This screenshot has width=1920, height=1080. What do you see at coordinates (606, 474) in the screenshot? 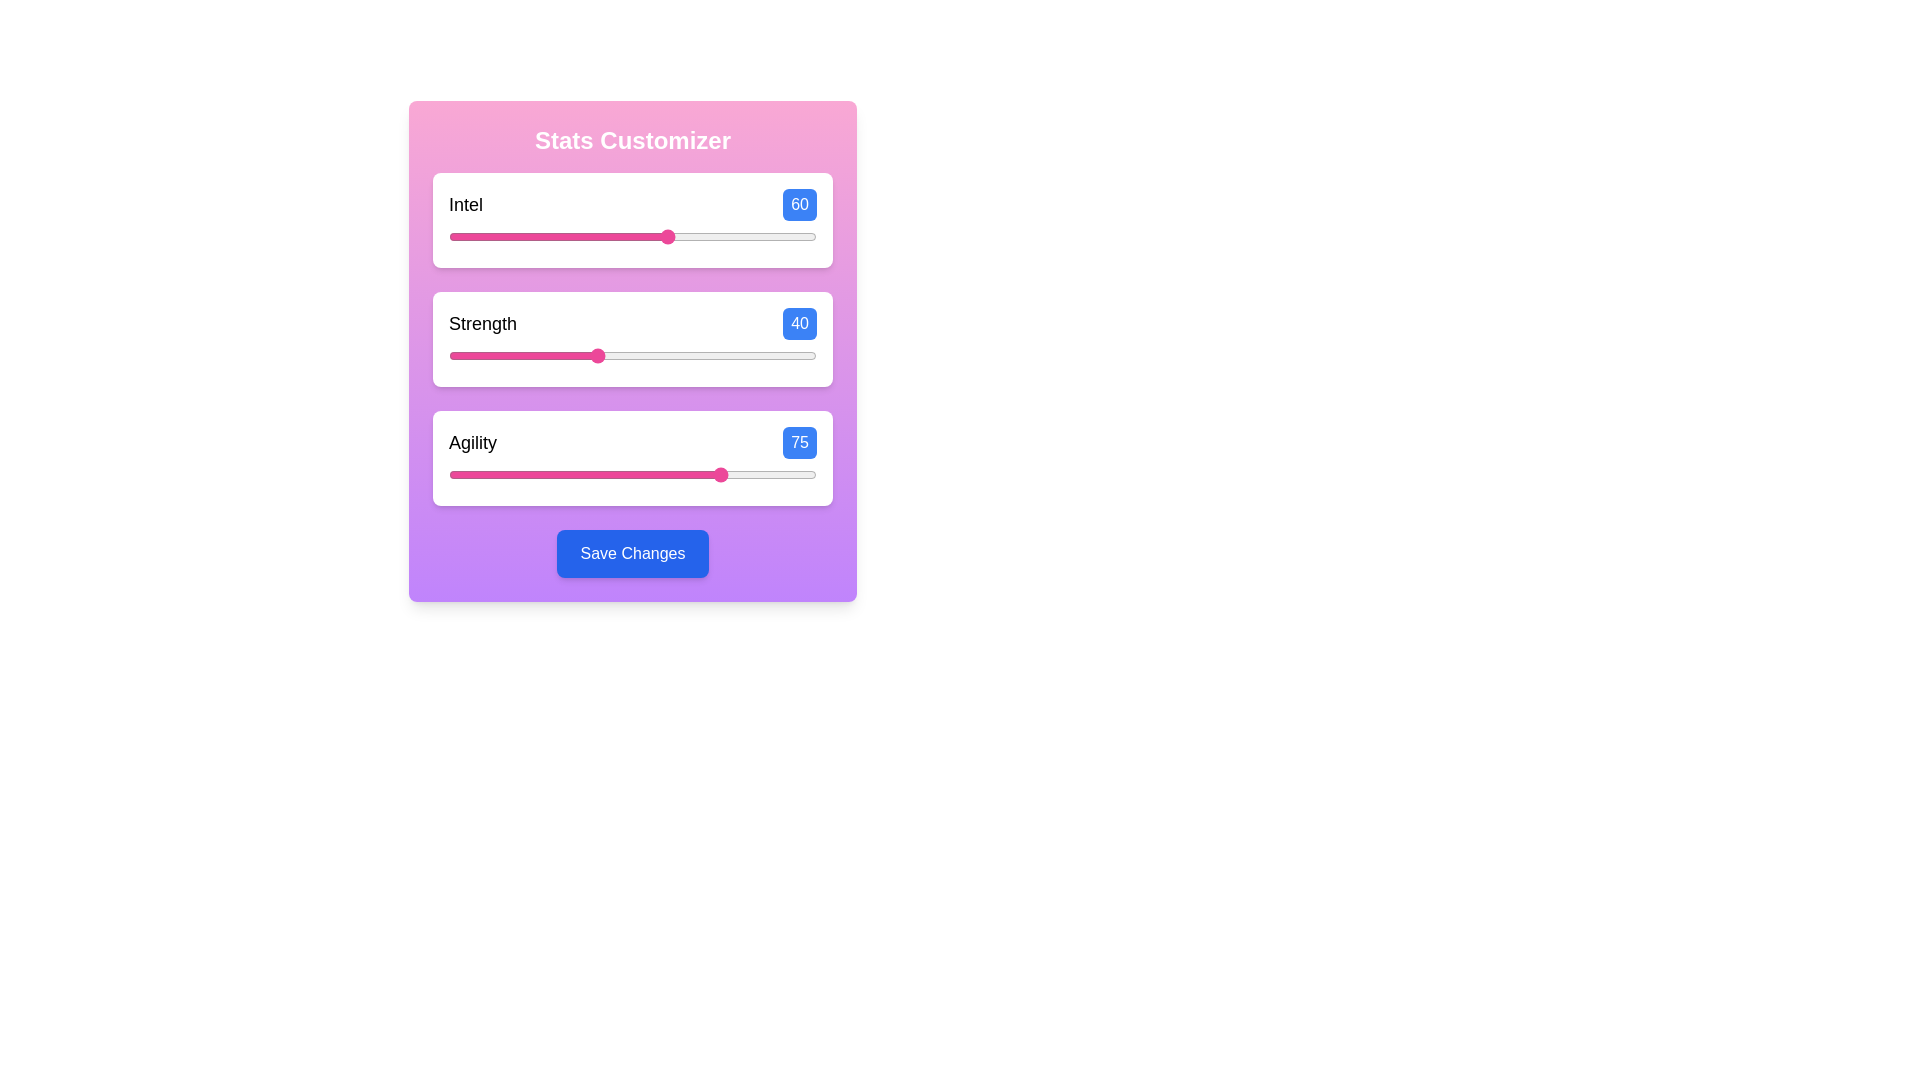
I see `the agility value` at bounding box center [606, 474].